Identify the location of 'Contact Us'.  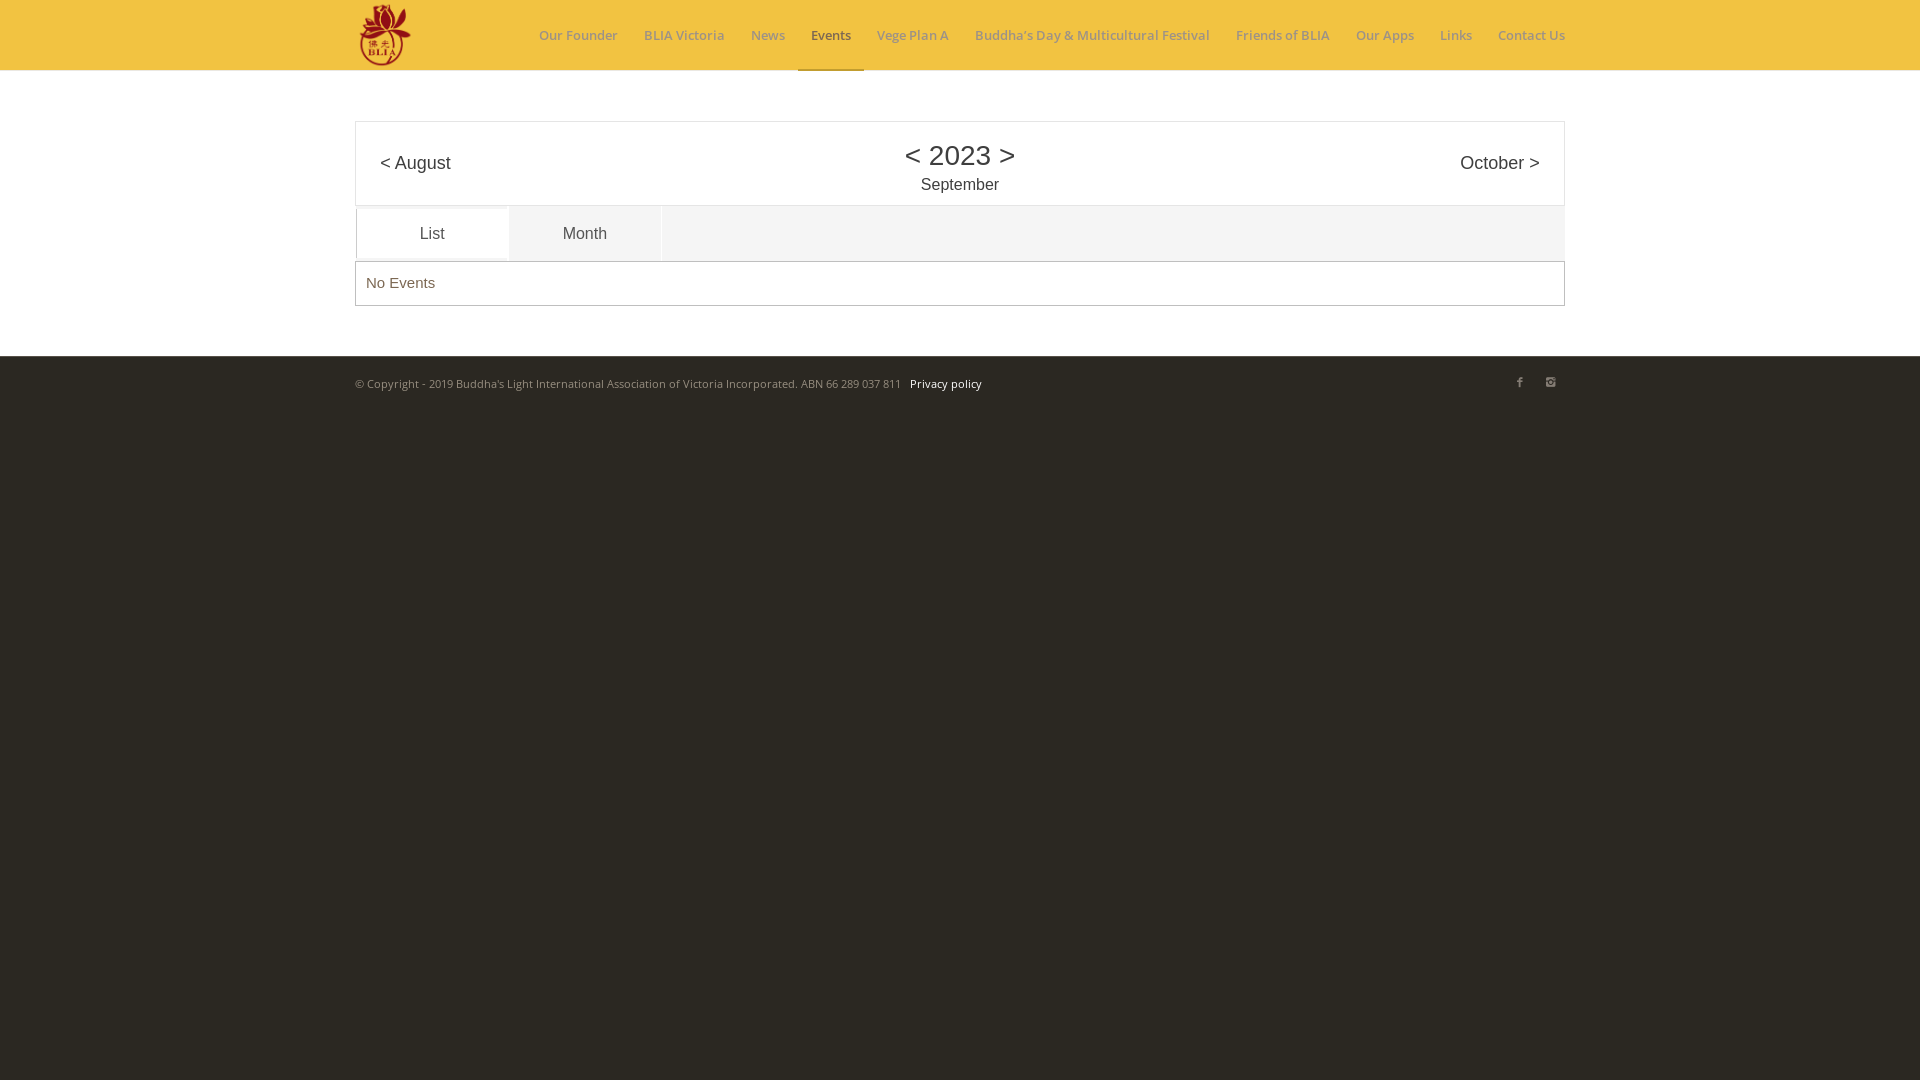
(1524, 34).